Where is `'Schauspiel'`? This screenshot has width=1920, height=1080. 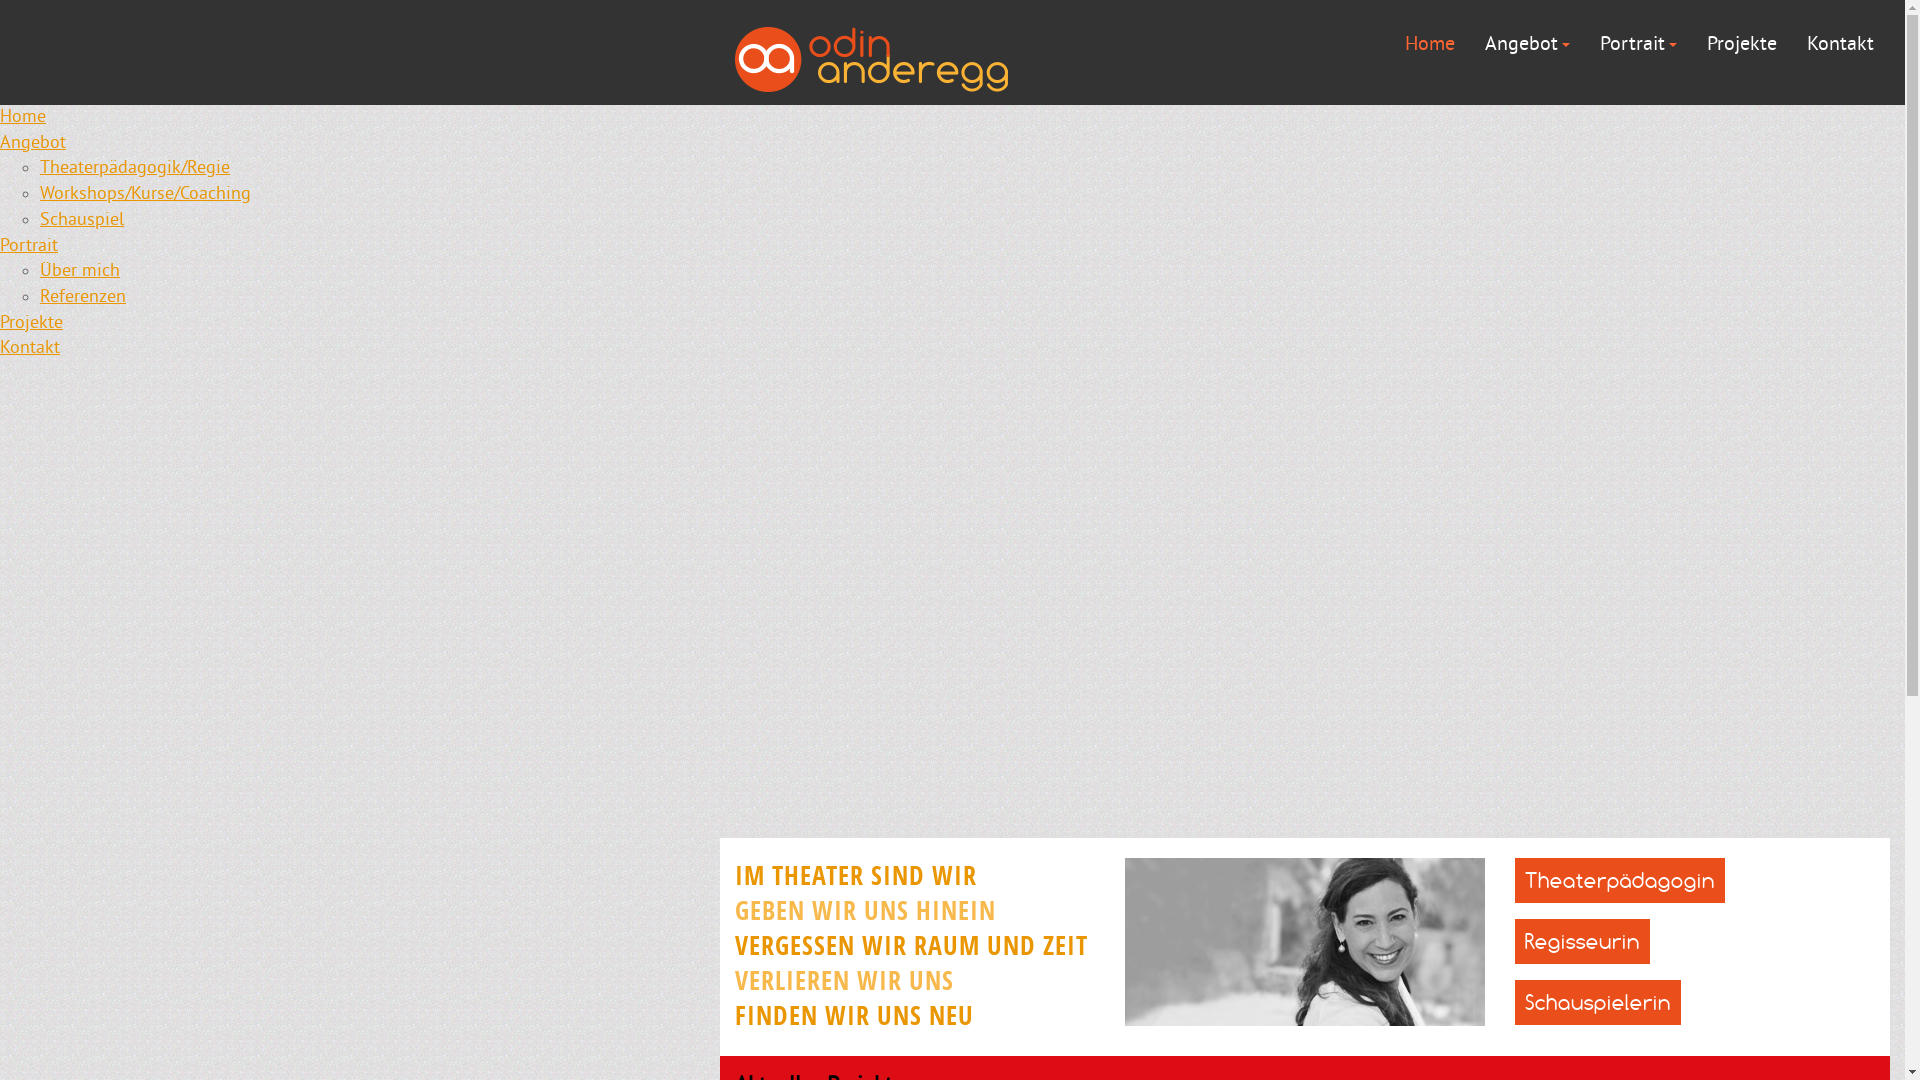
'Schauspiel' is located at coordinates (80, 220).